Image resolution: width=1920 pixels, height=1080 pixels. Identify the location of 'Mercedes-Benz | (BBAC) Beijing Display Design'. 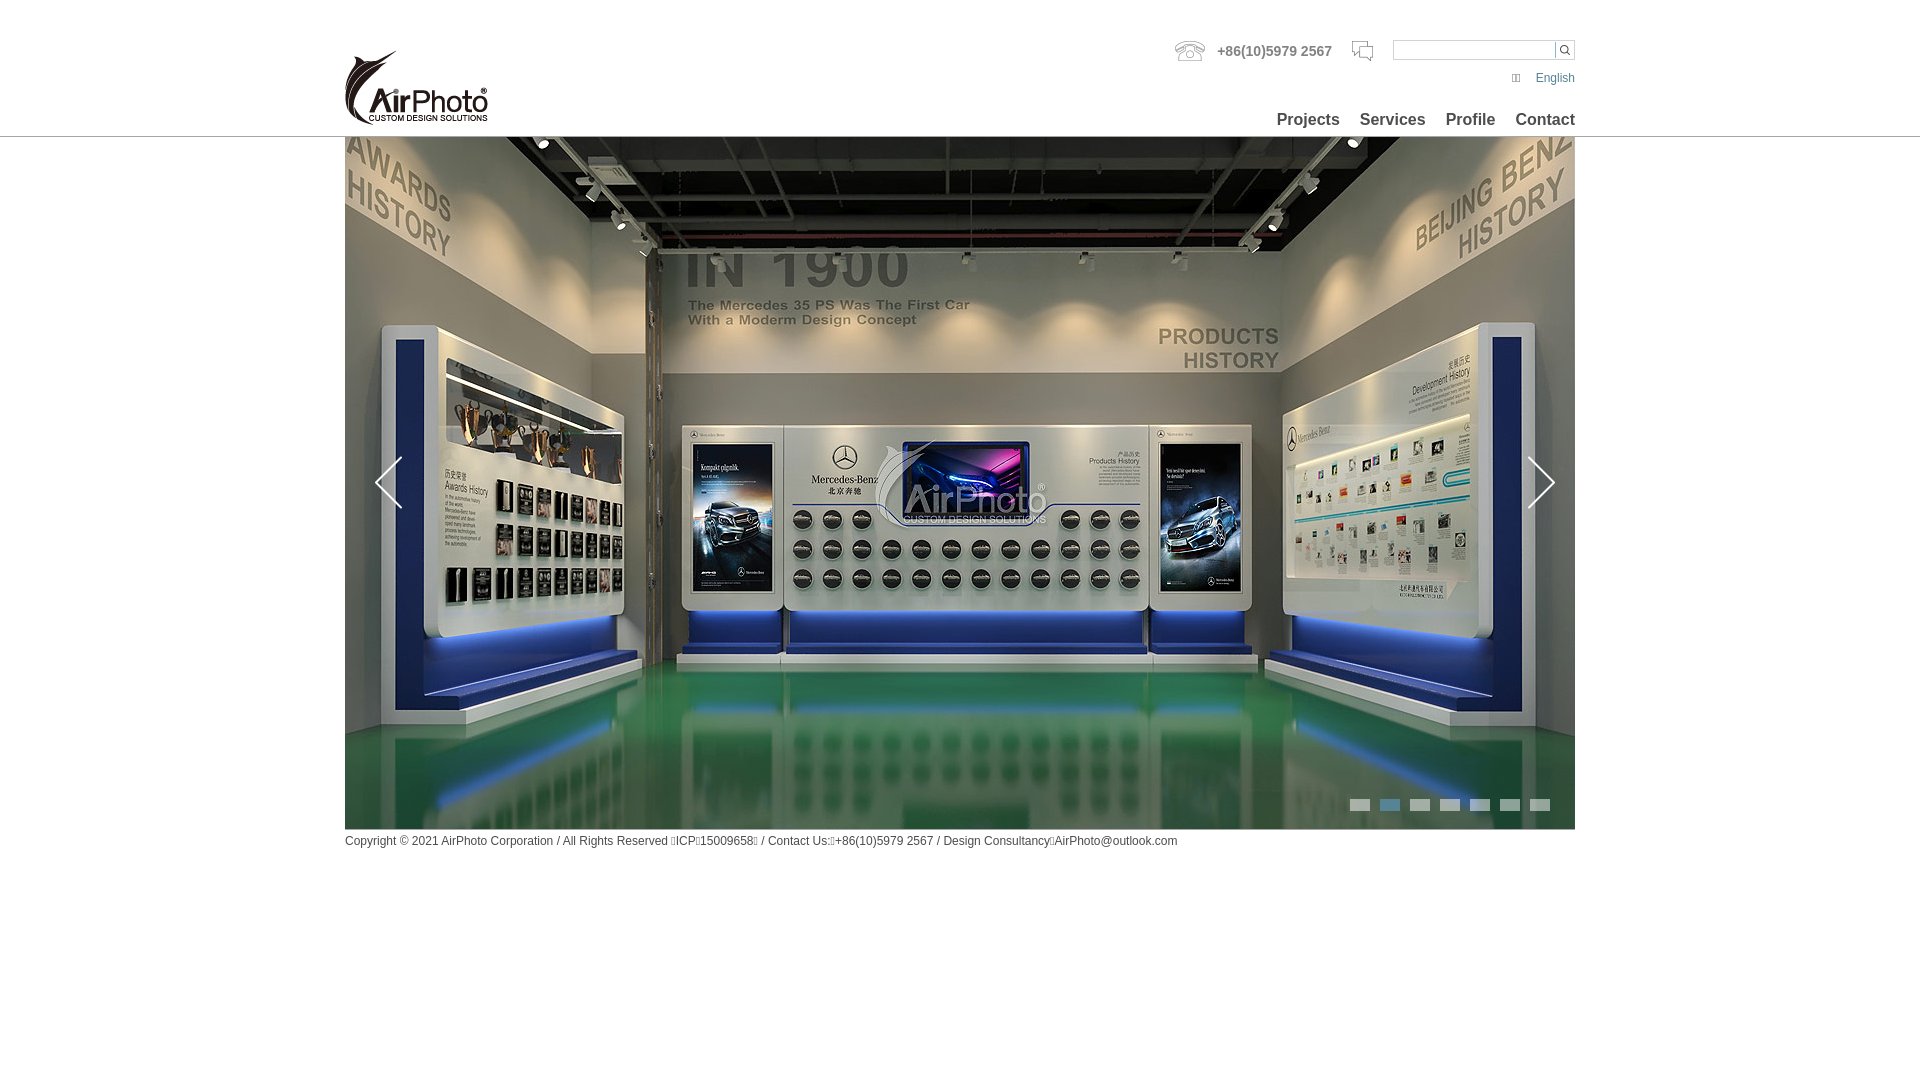
(960, 482).